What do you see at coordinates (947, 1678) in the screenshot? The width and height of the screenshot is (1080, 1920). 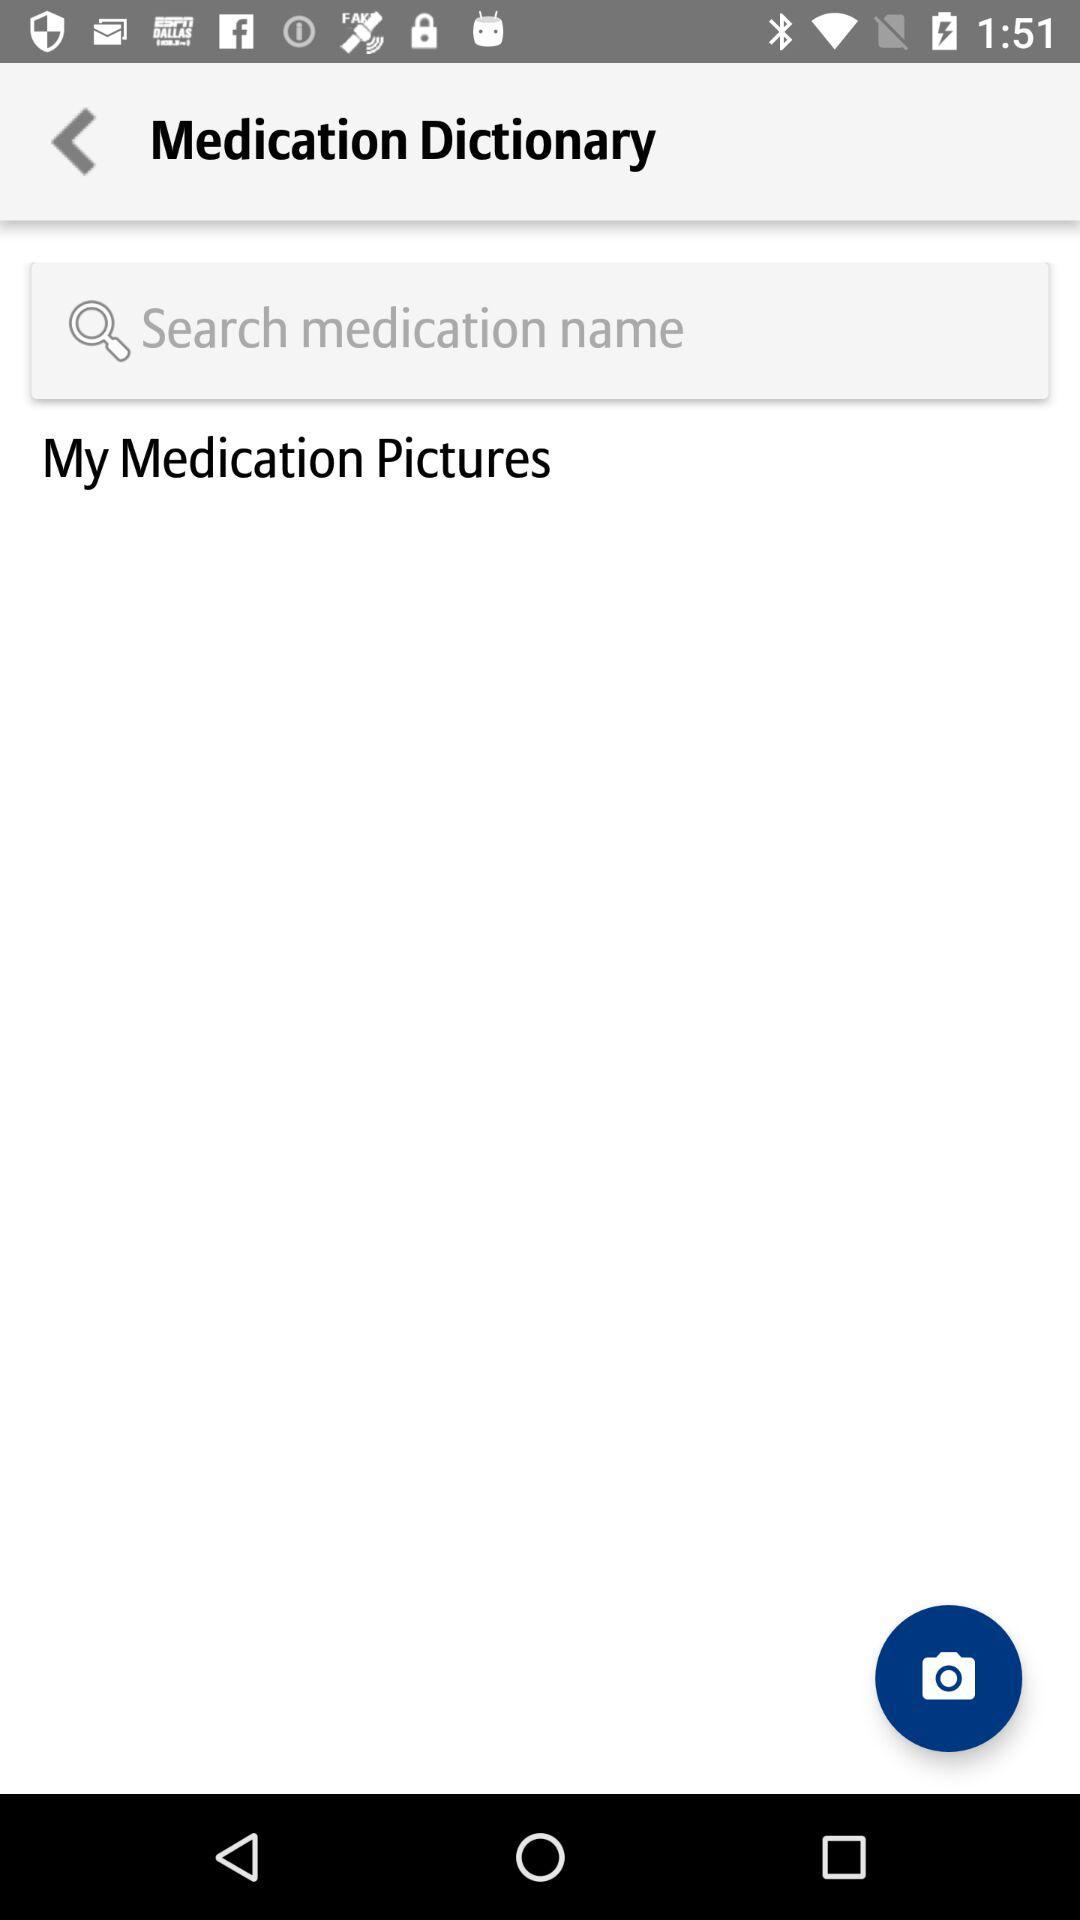 I see `take a photo` at bounding box center [947, 1678].